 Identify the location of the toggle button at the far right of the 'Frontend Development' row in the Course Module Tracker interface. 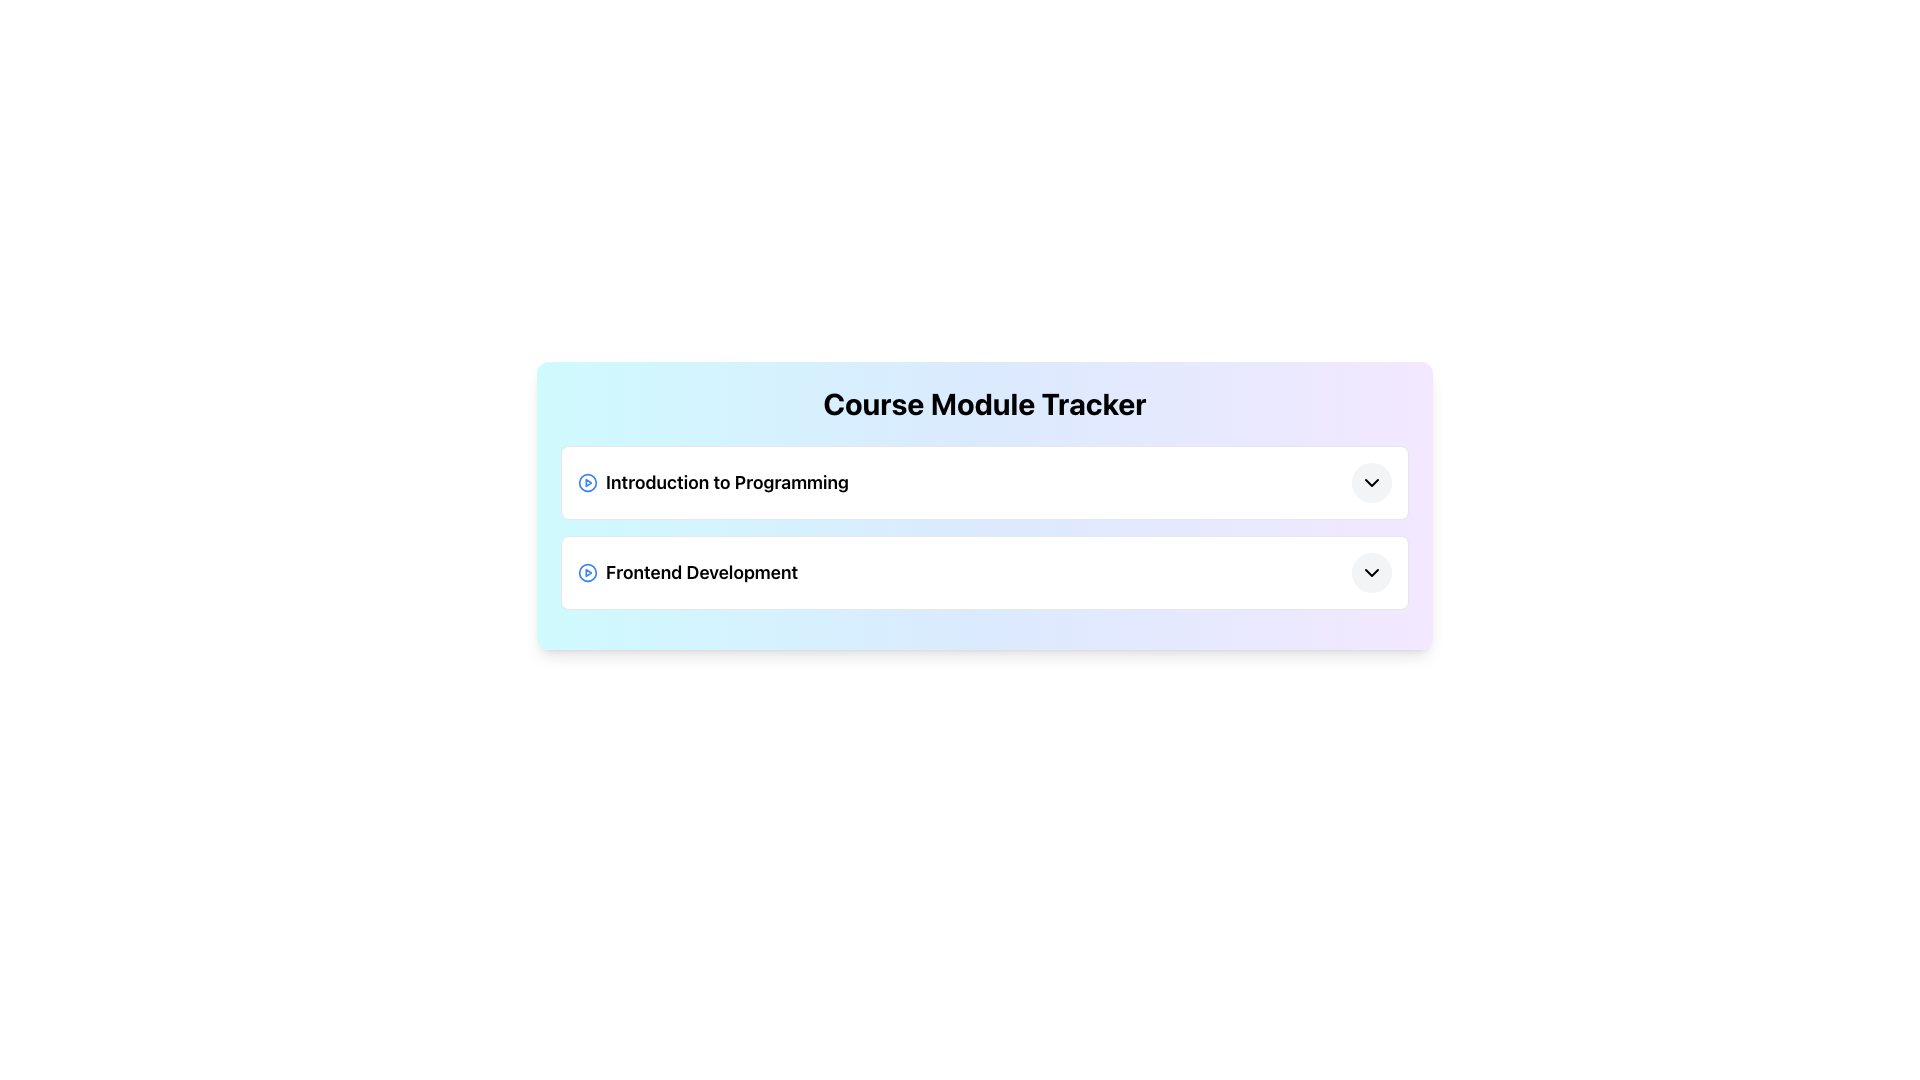
(1371, 573).